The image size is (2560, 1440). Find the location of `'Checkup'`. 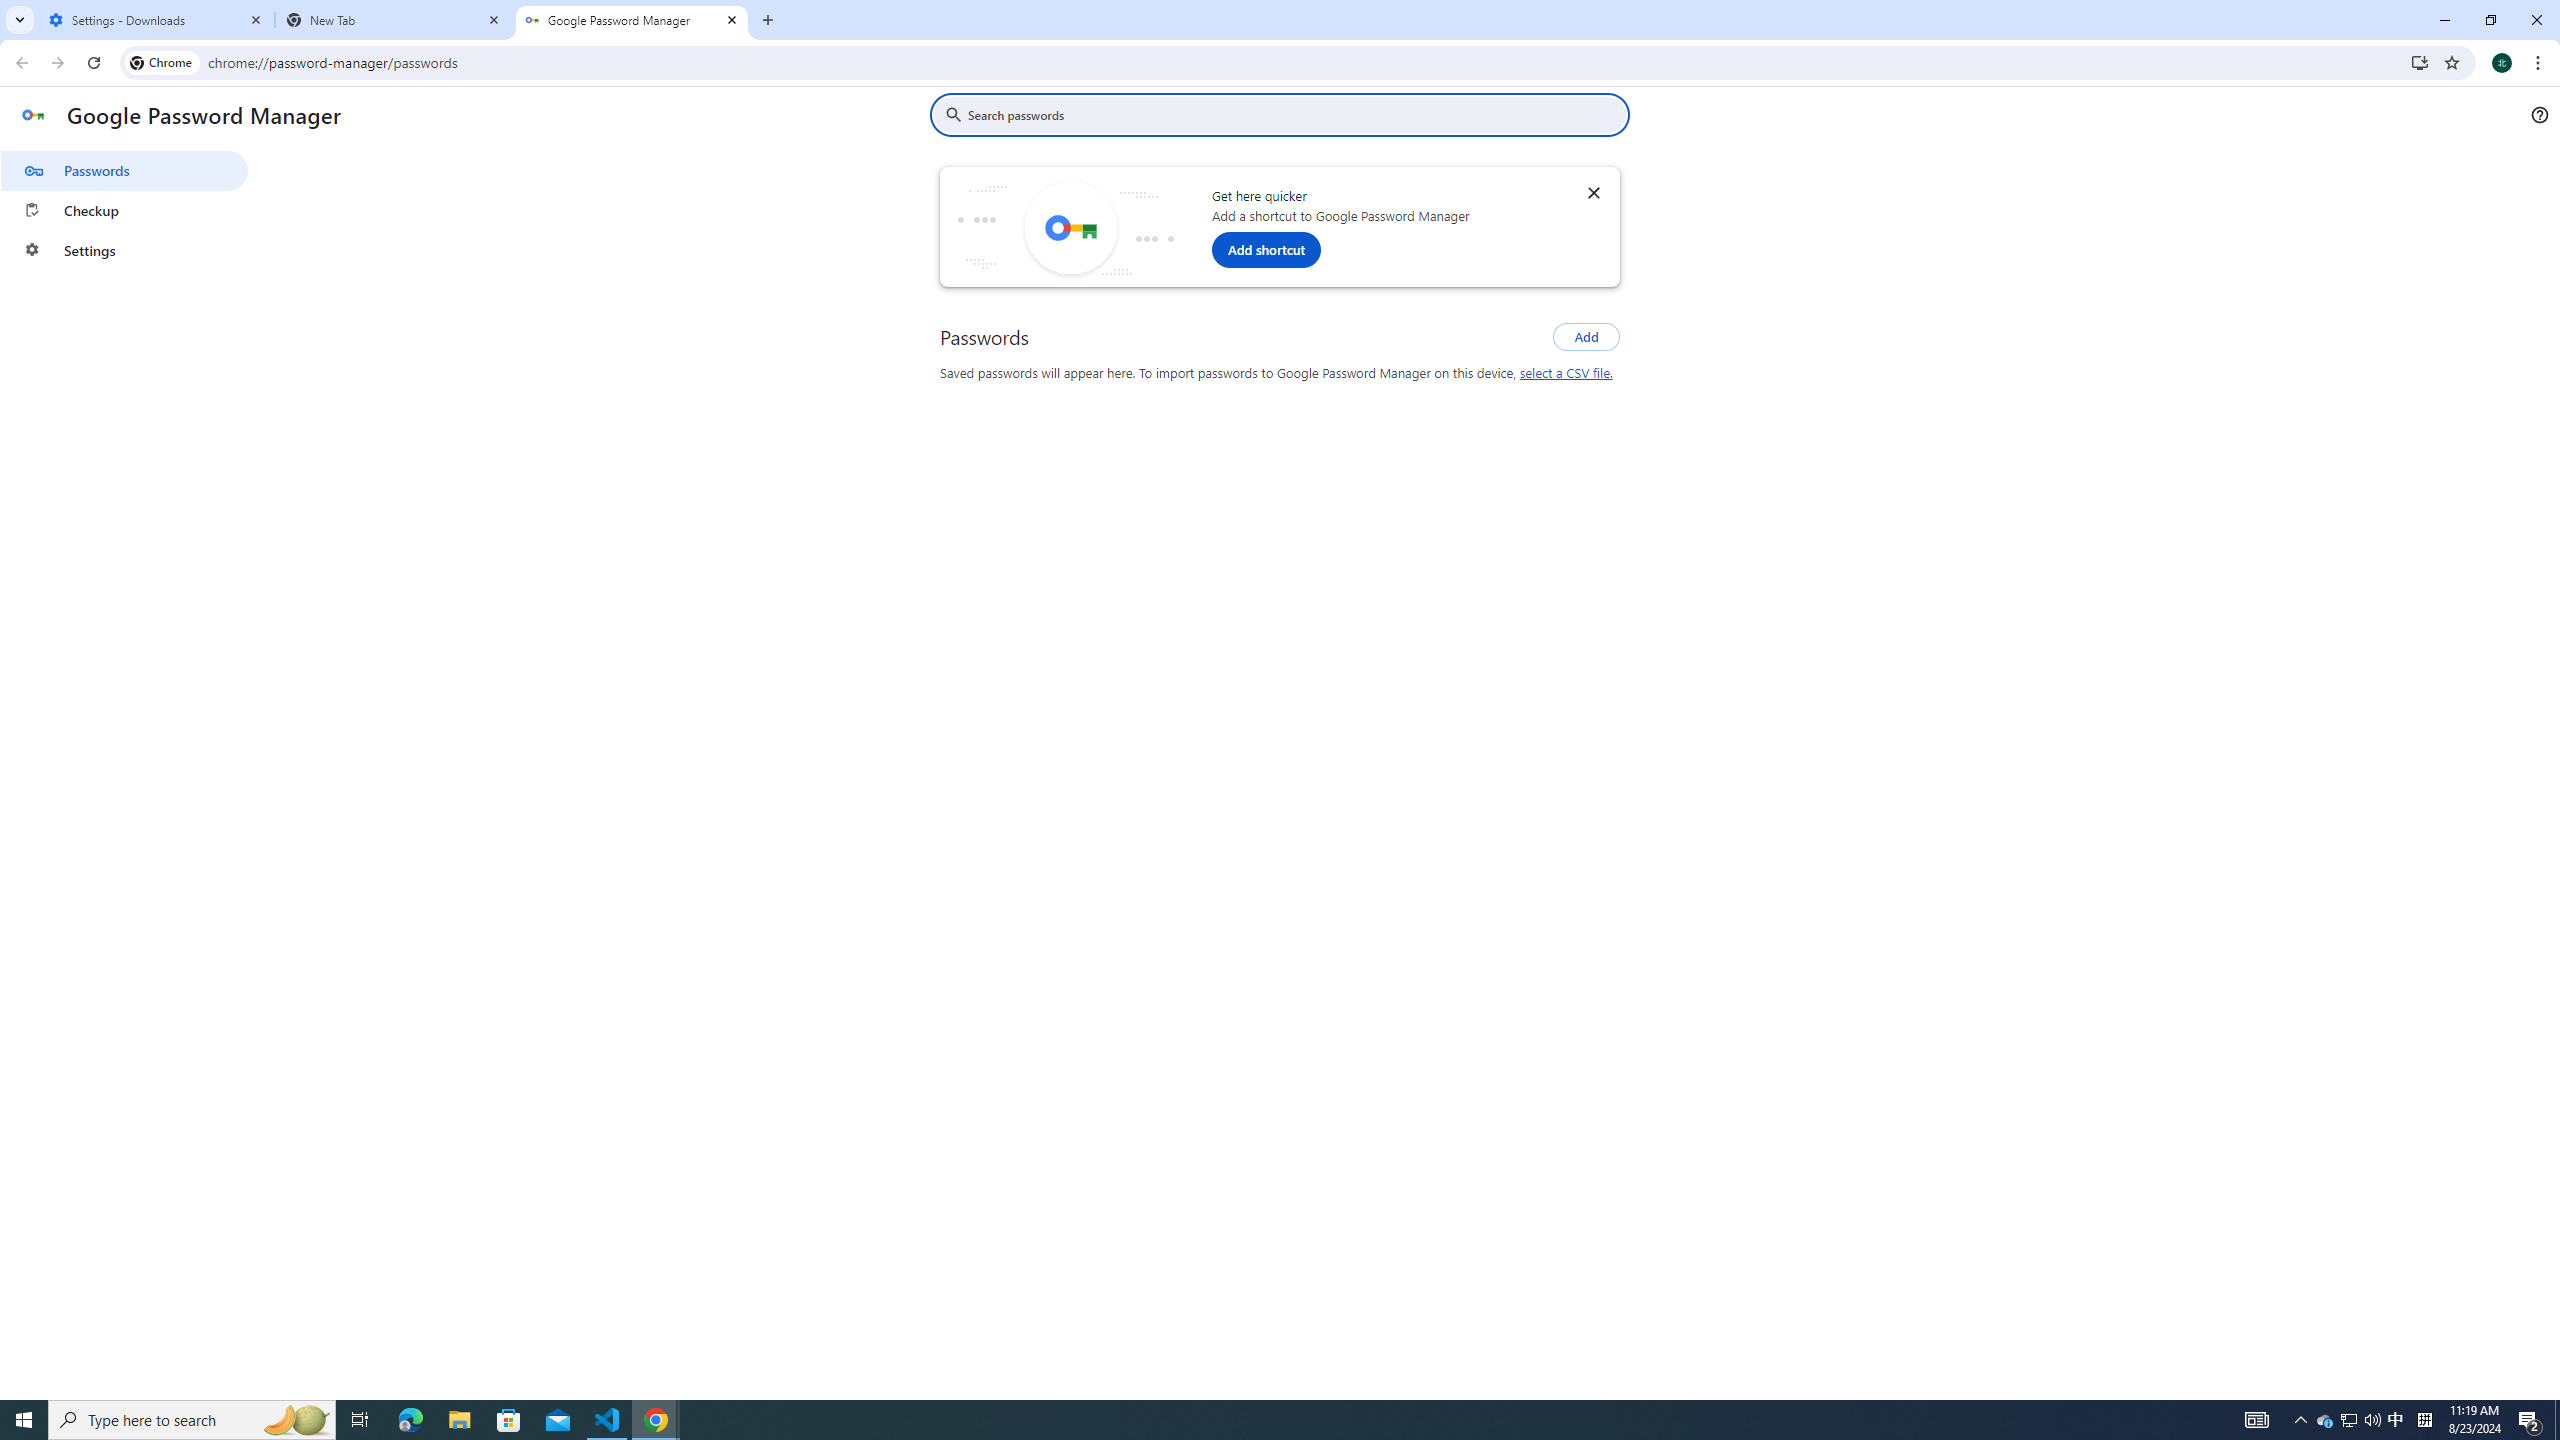

'Checkup' is located at coordinates (123, 210).